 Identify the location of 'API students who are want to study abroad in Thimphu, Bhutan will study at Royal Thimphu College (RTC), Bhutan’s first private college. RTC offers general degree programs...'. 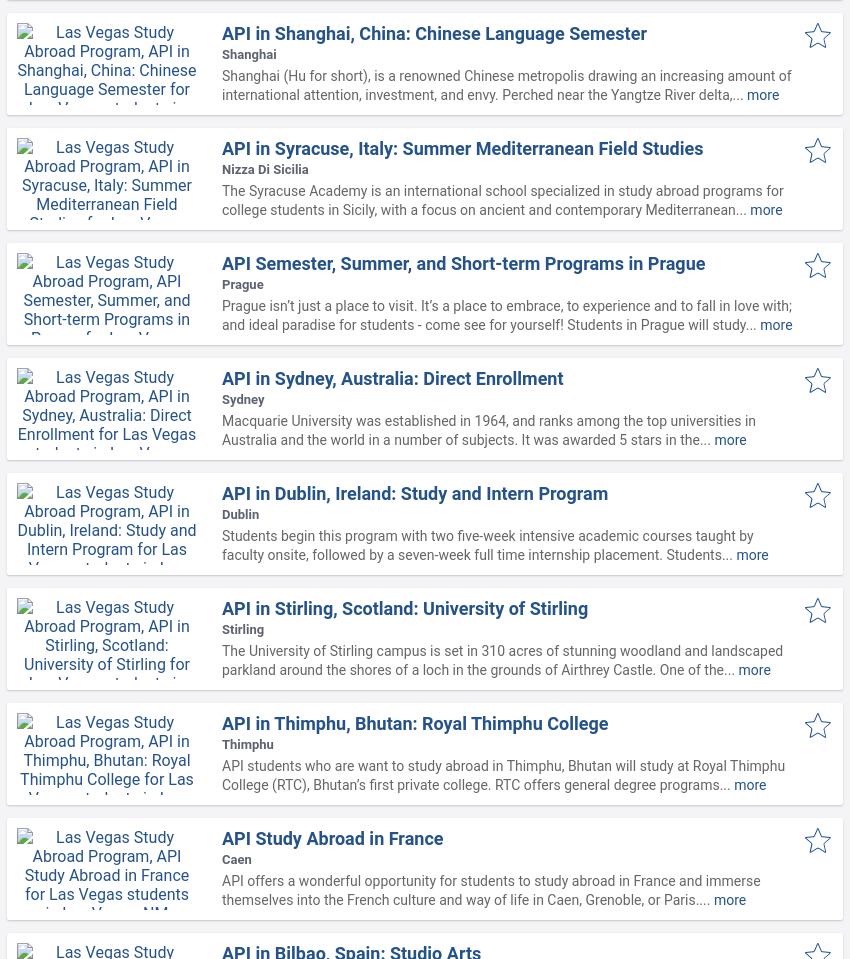
(503, 775).